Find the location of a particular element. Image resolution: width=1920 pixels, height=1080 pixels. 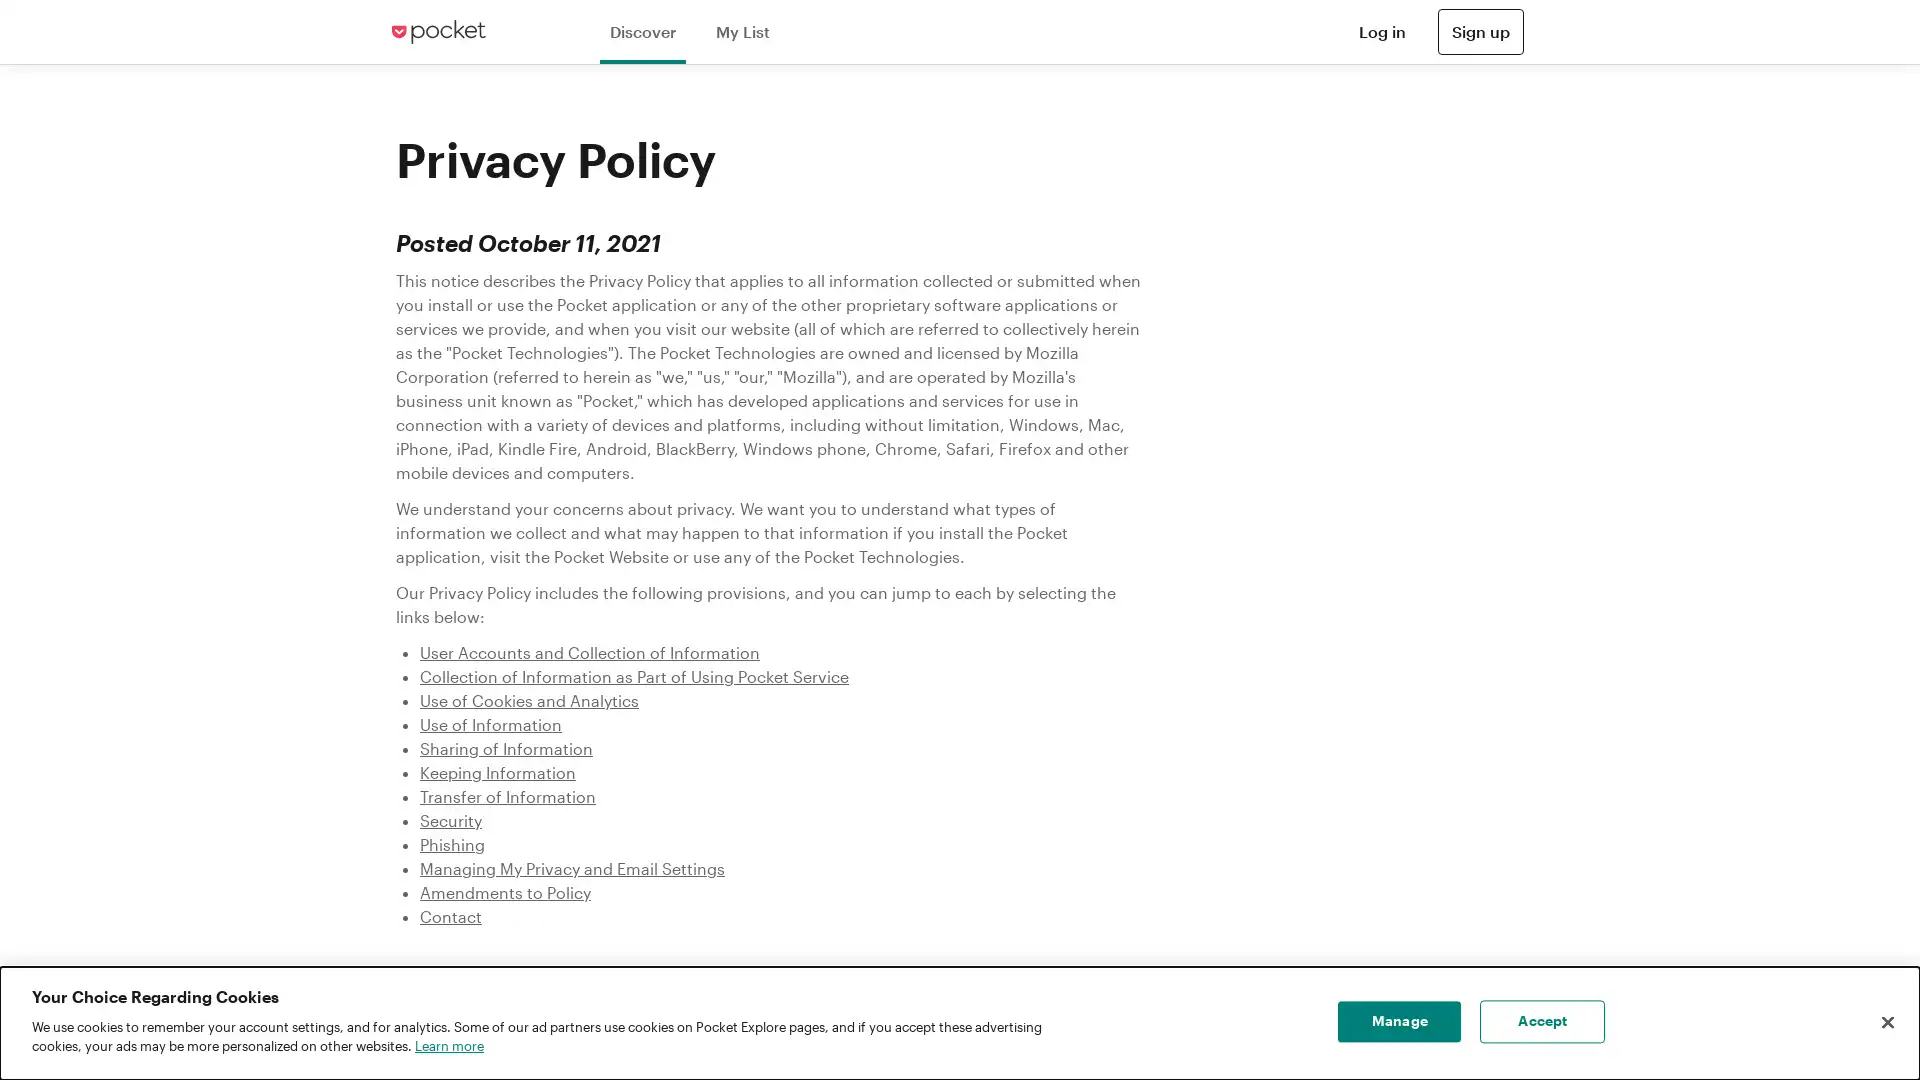

Accept is located at coordinates (1541, 1022).